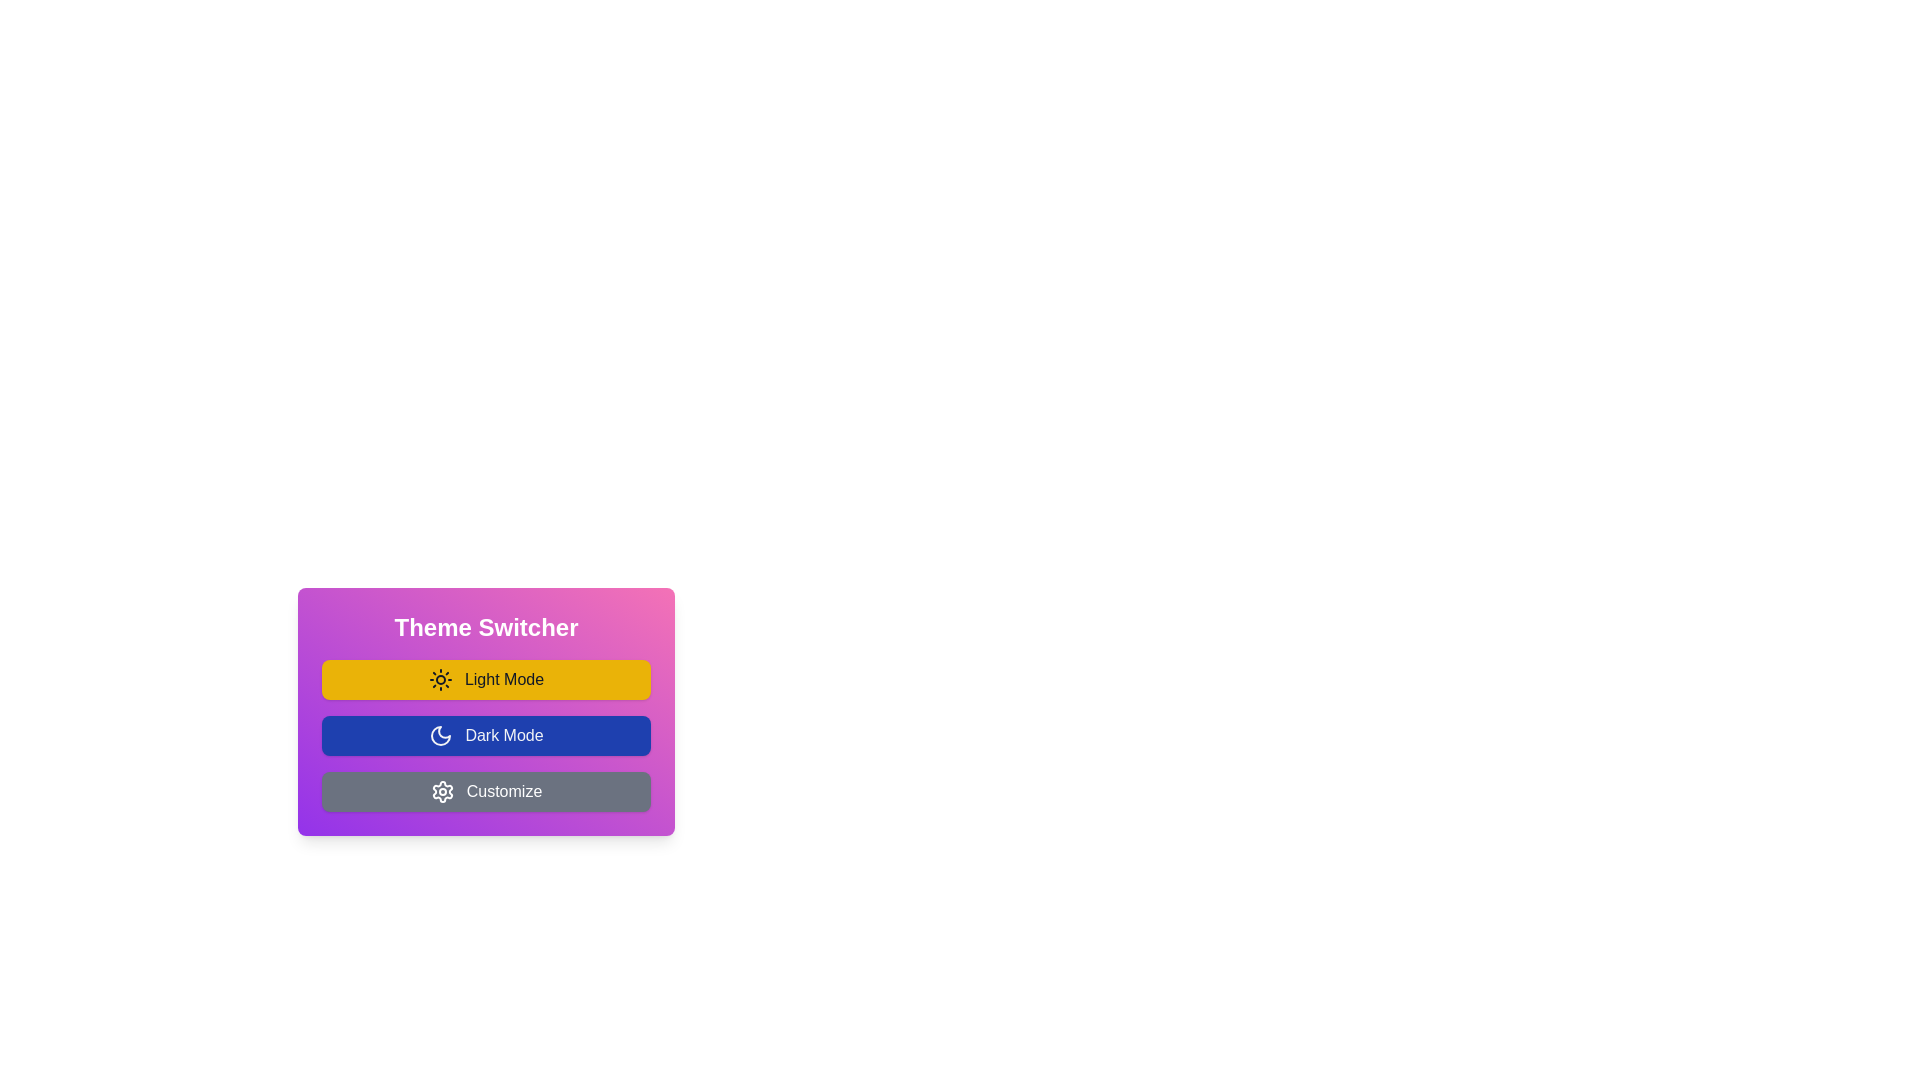 The image size is (1920, 1080). I want to click on the text label that reads 'Dark Mode', which is styled with a bold, white font against a dark blue rectangular background and is centered within the second button of the vertical menu of theme options, so click(504, 736).